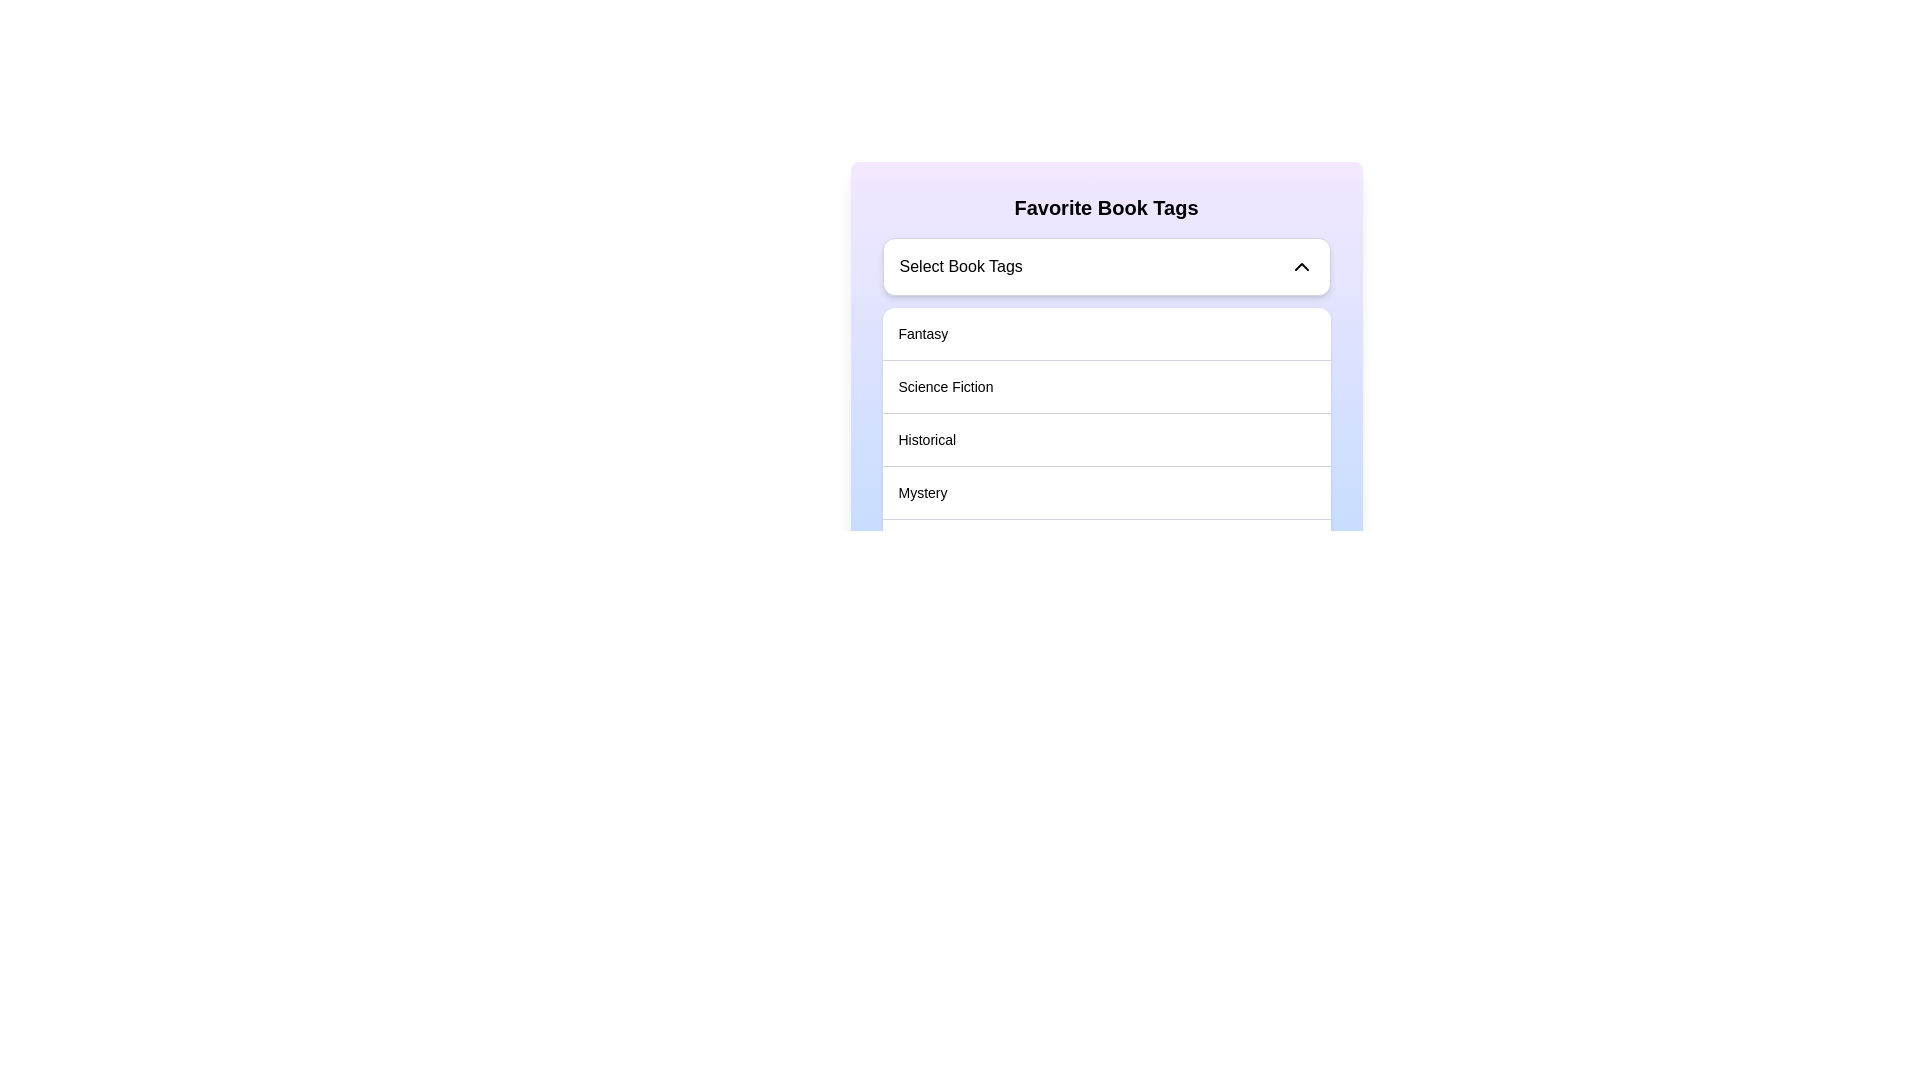 This screenshot has width=1920, height=1080. I want to click on the 'Science Fiction' list item option in the dropdown menu labeled 'Select Book Tags', so click(1105, 386).